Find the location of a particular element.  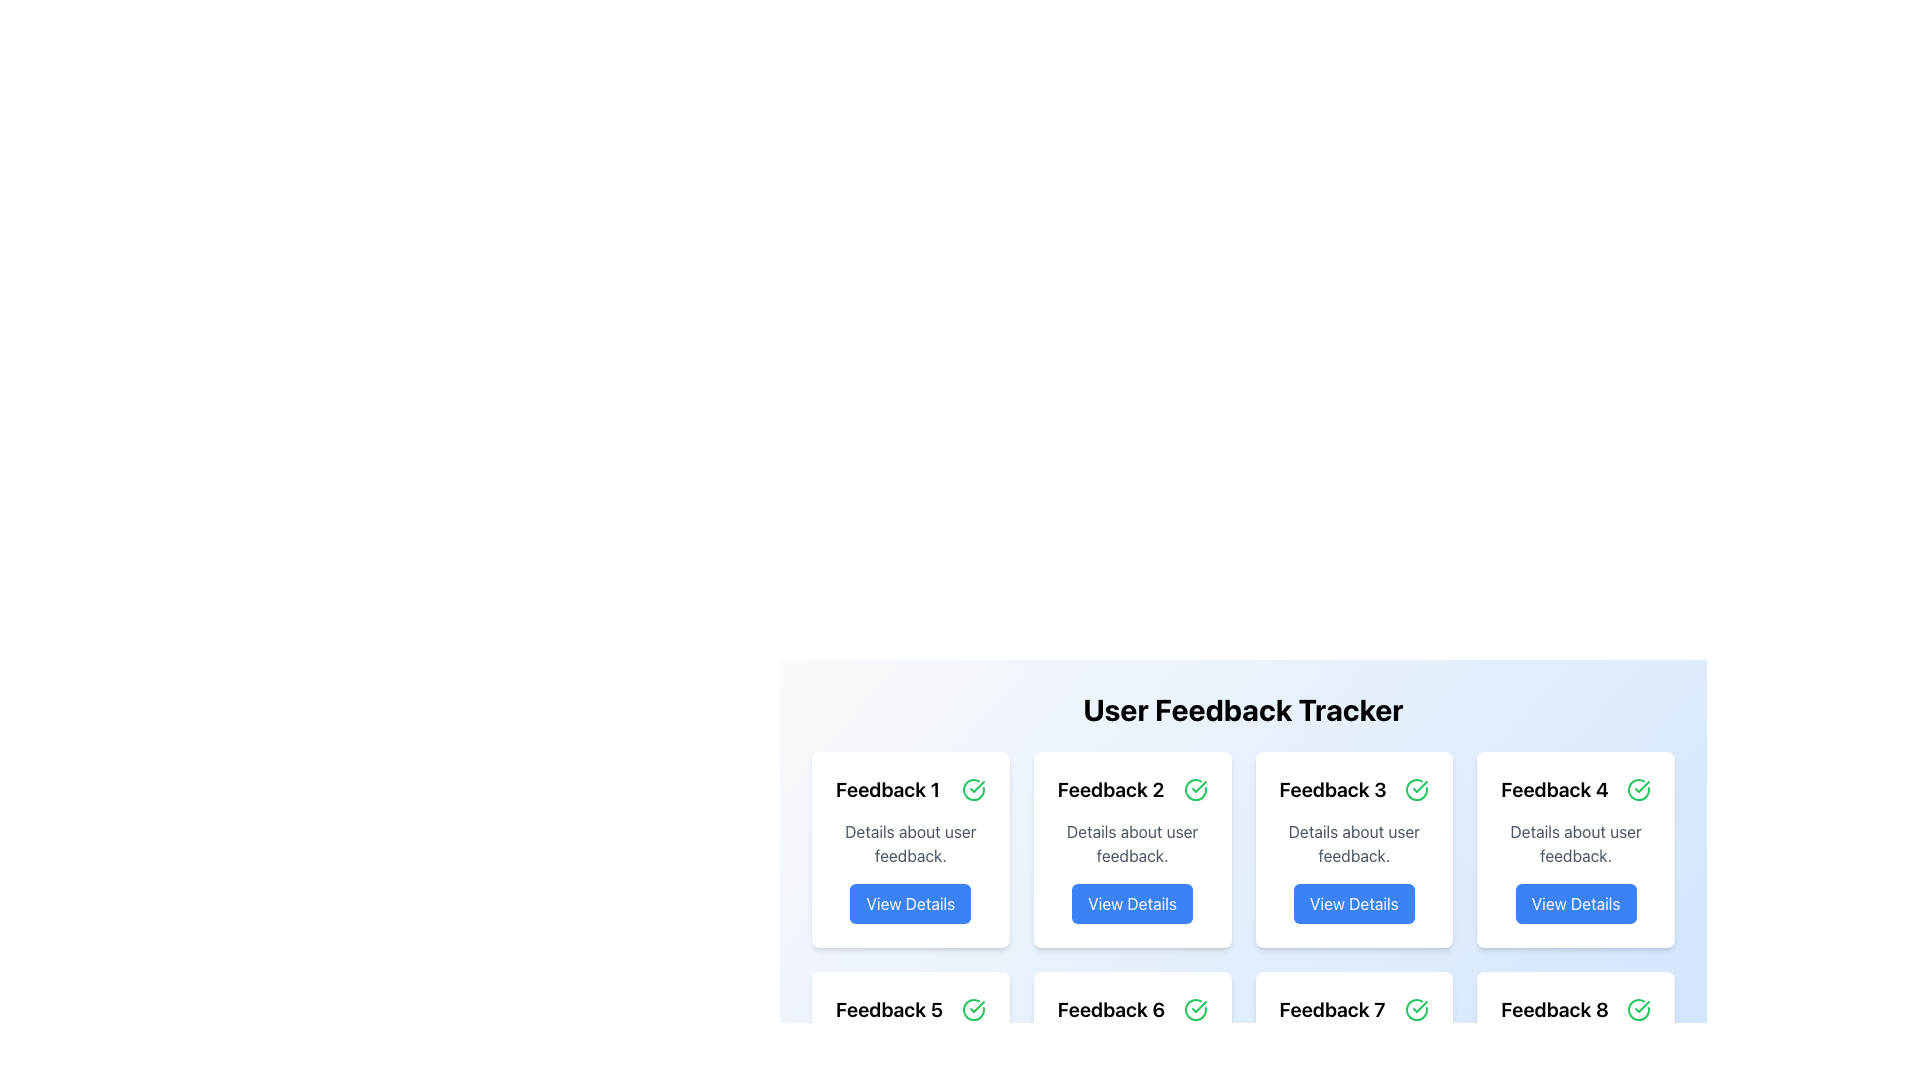

the circular icon with a green border and a check mark inside, which represents a positive or completed action, located adjacent to the text label 'Feedback 7' is located at coordinates (1416, 1010).